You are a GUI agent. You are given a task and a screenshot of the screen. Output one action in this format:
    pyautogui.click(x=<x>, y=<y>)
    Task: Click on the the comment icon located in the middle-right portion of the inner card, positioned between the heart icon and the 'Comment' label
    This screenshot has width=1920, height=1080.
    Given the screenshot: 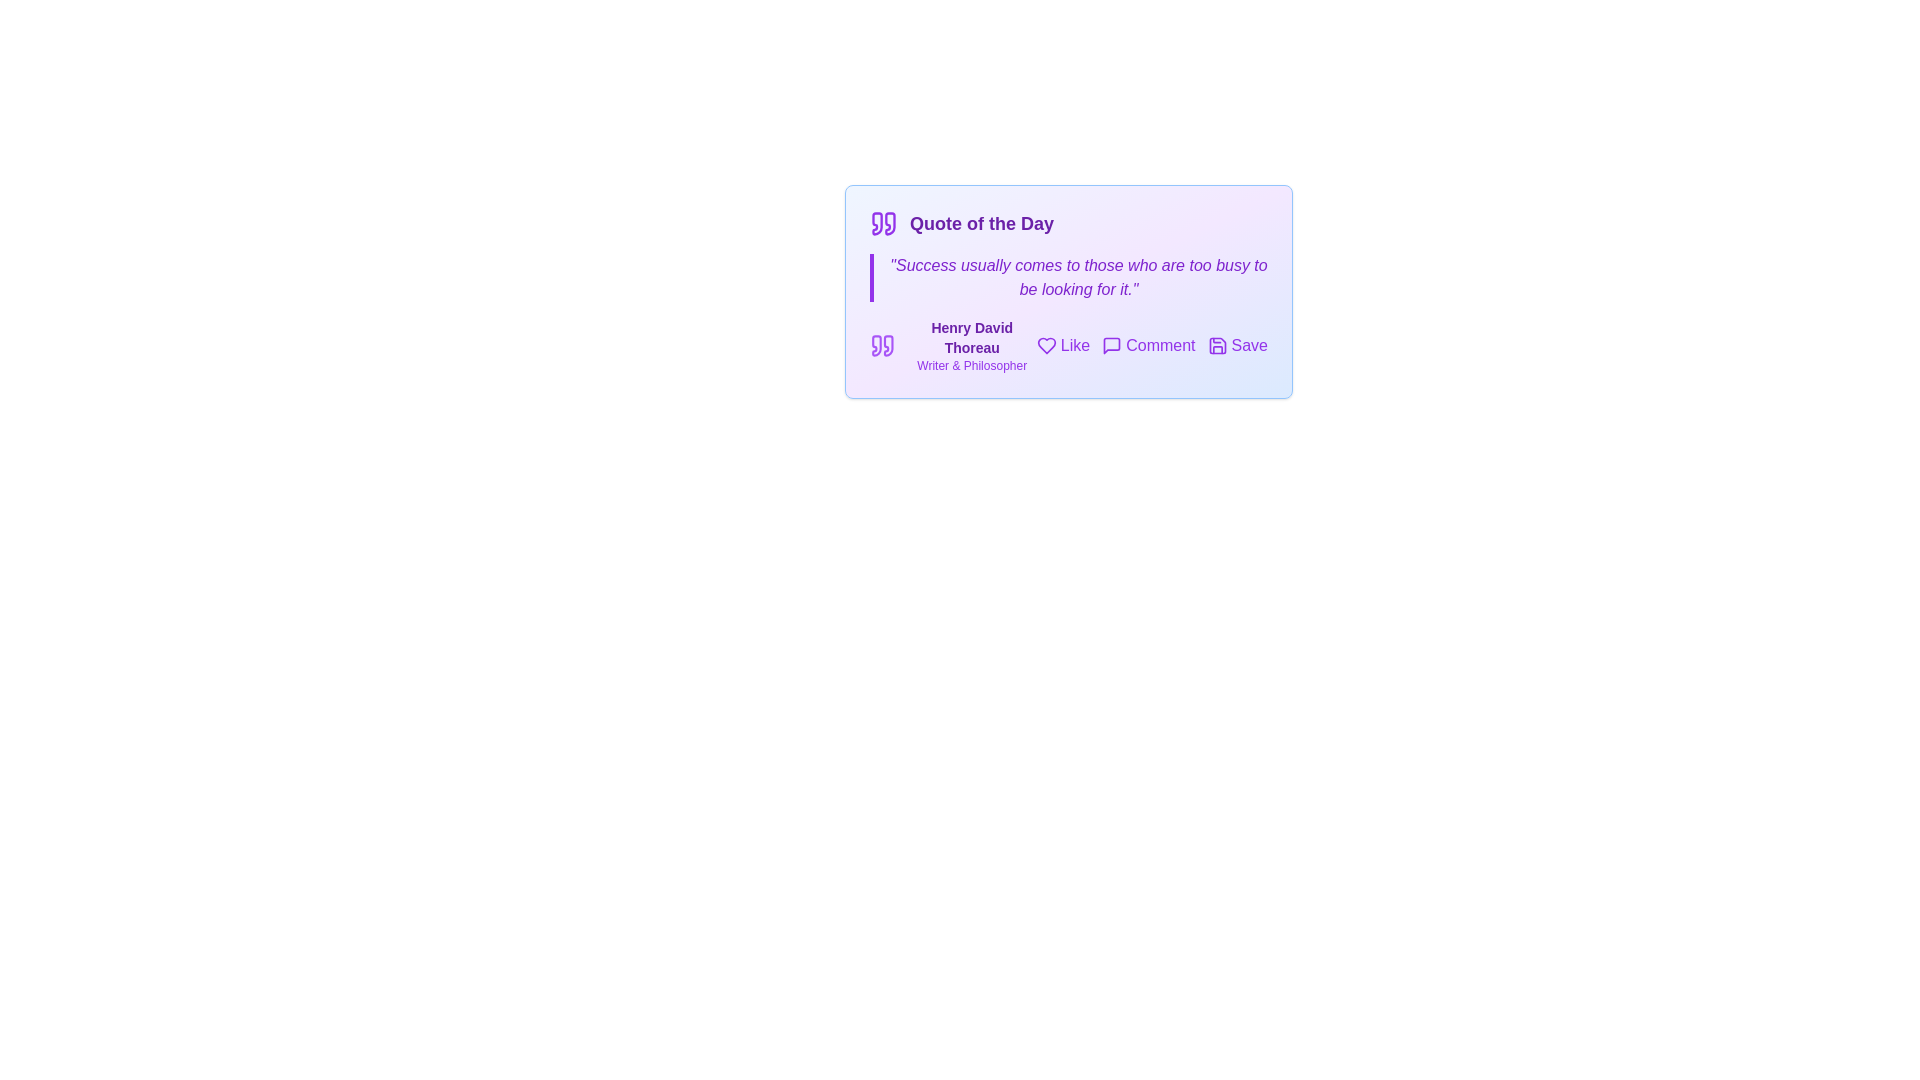 What is the action you would take?
    pyautogui.click(x=1111, y=345)
    